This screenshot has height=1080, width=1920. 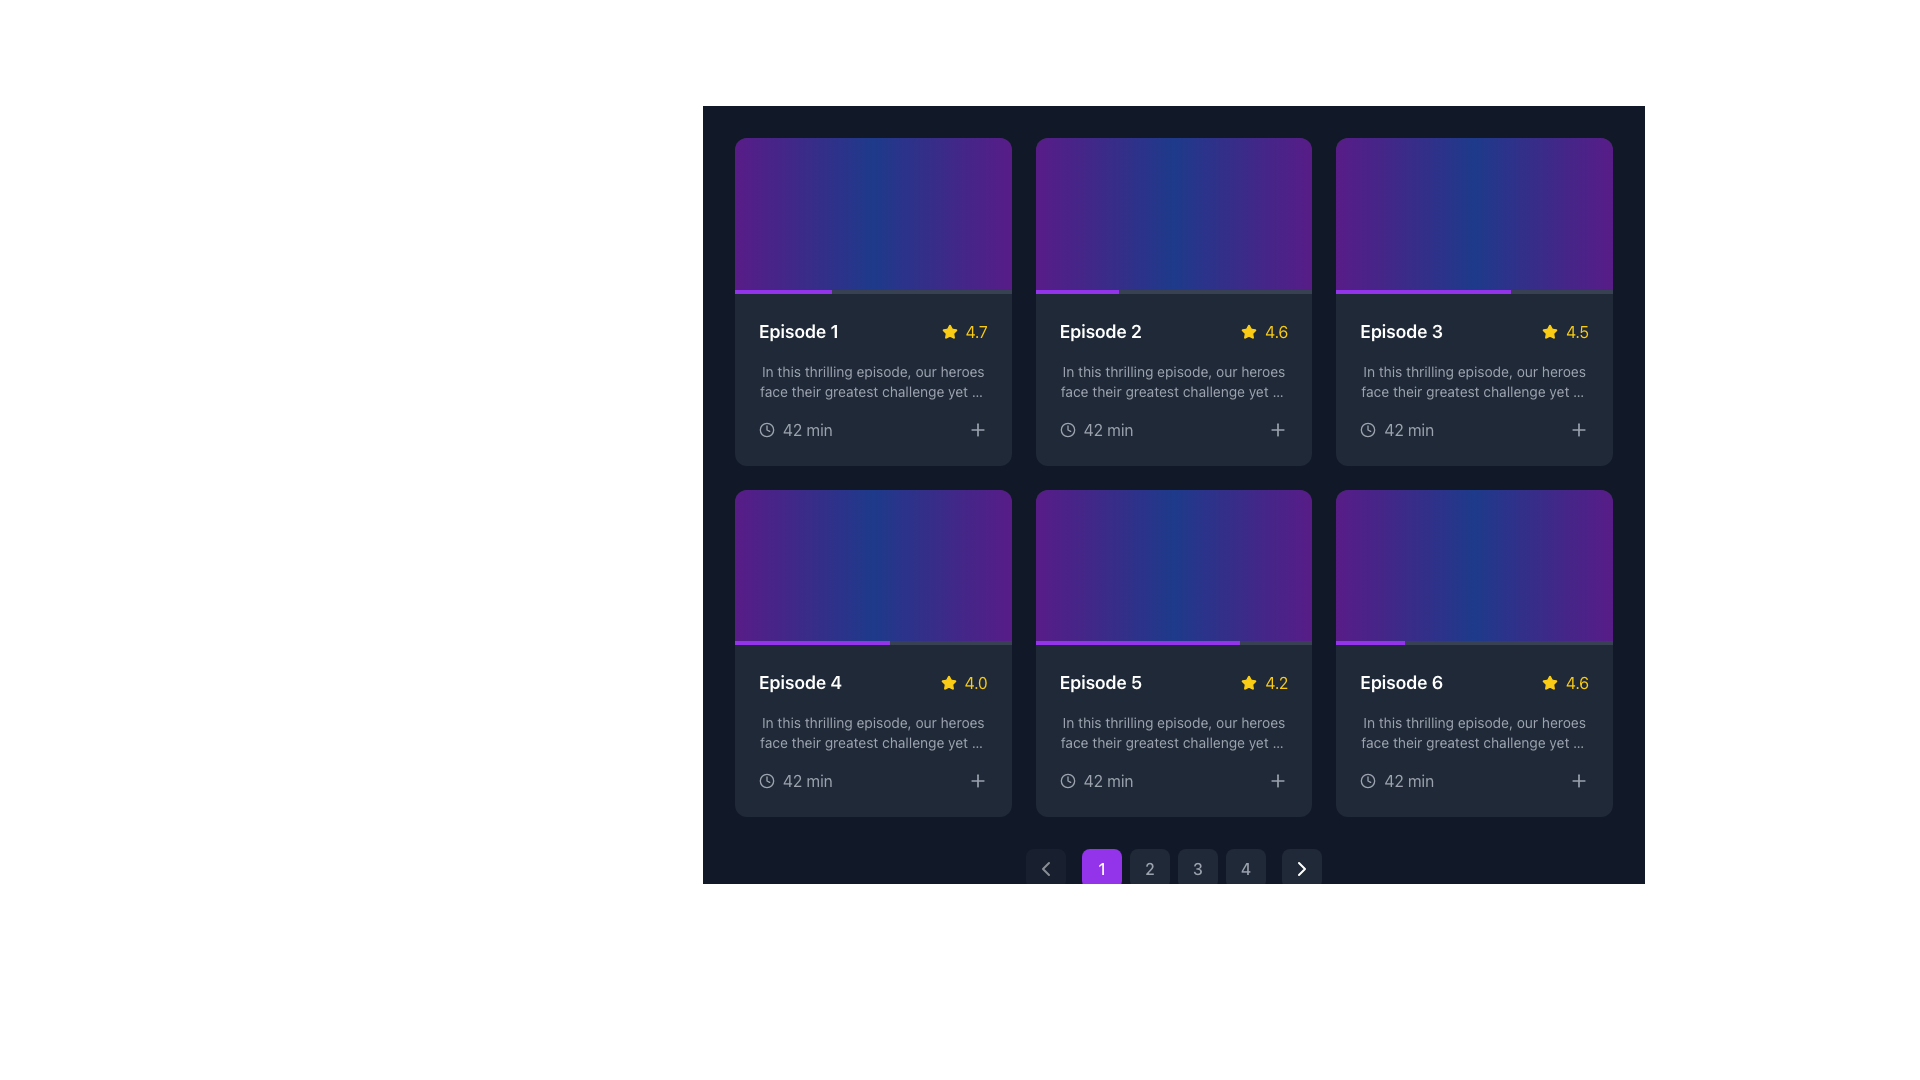 I want to click on the progress bar located in the lower portion of the 'Episode 3' card, which serves as a visual progress indicator, so click(x=1422, y=291).